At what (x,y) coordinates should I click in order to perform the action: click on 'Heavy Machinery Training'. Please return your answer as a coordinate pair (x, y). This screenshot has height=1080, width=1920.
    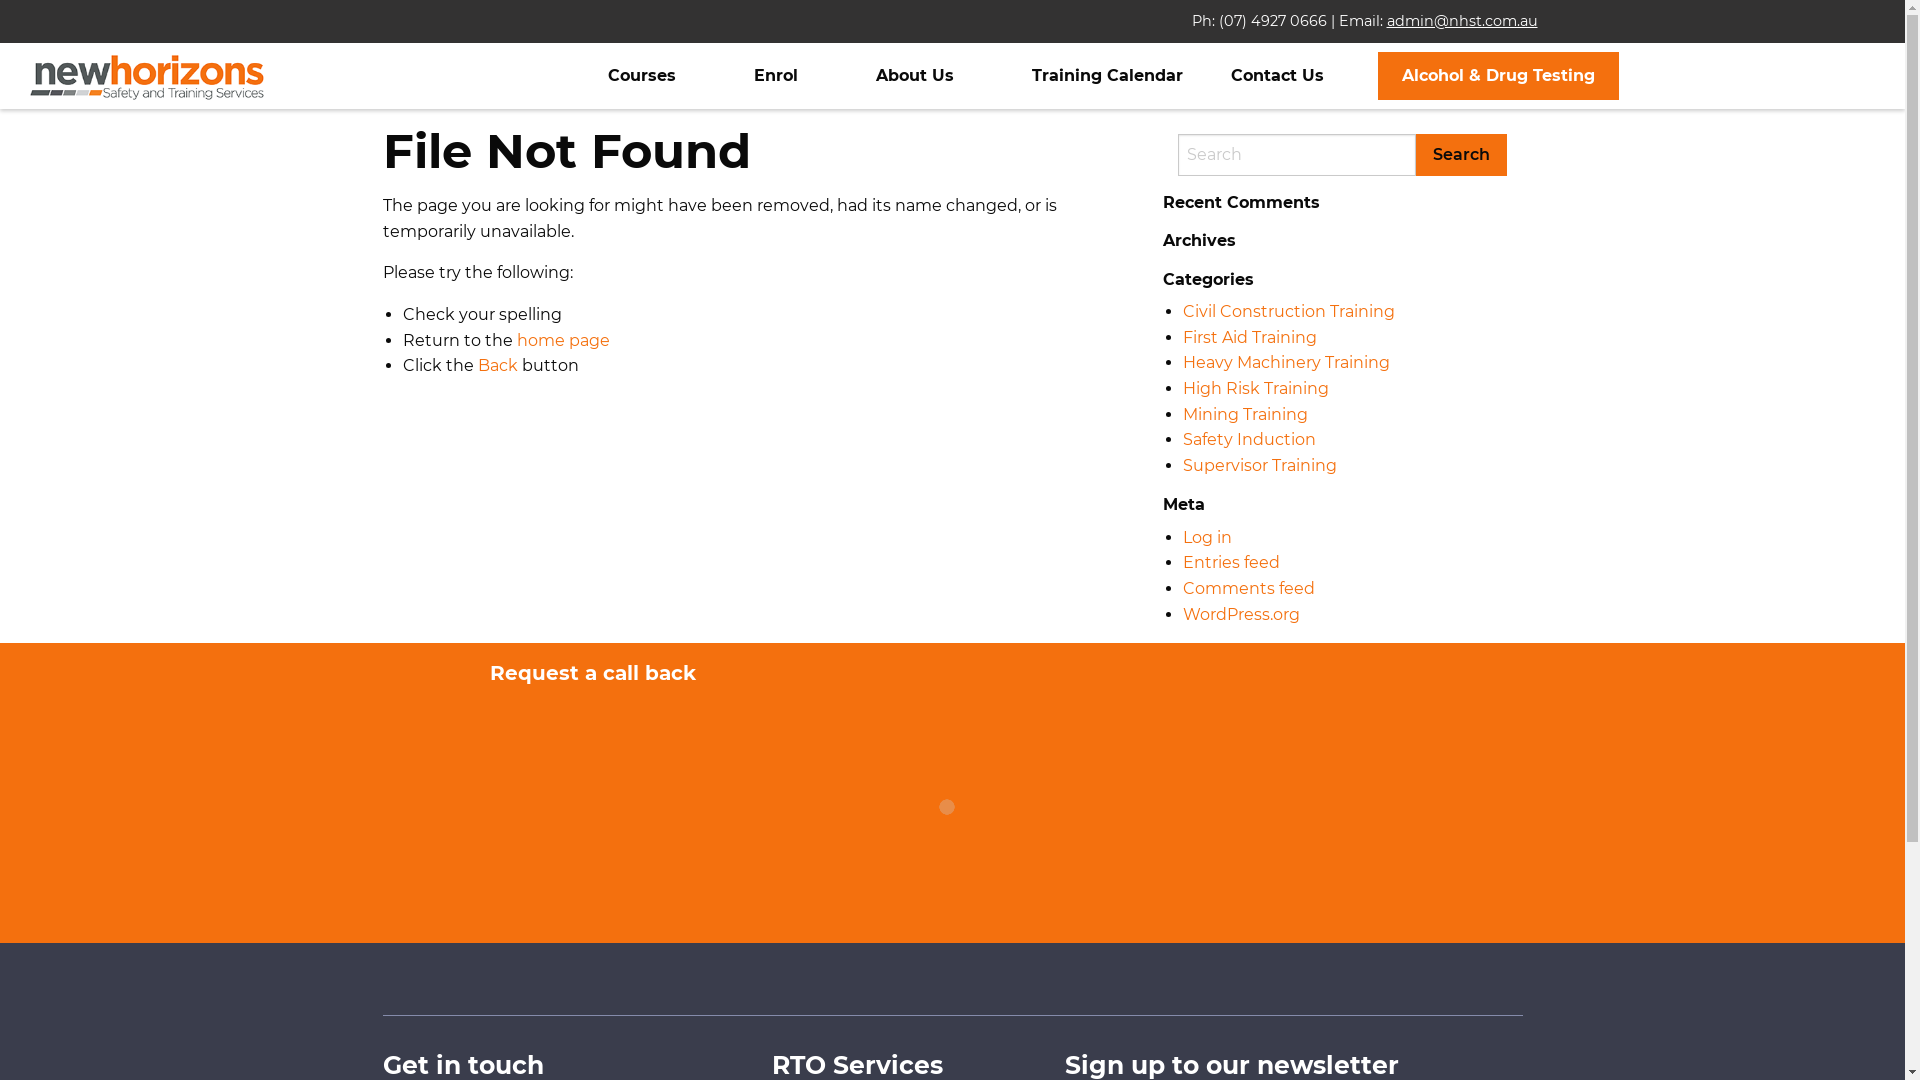
    Looking at the image, I should click on (1285, 362).